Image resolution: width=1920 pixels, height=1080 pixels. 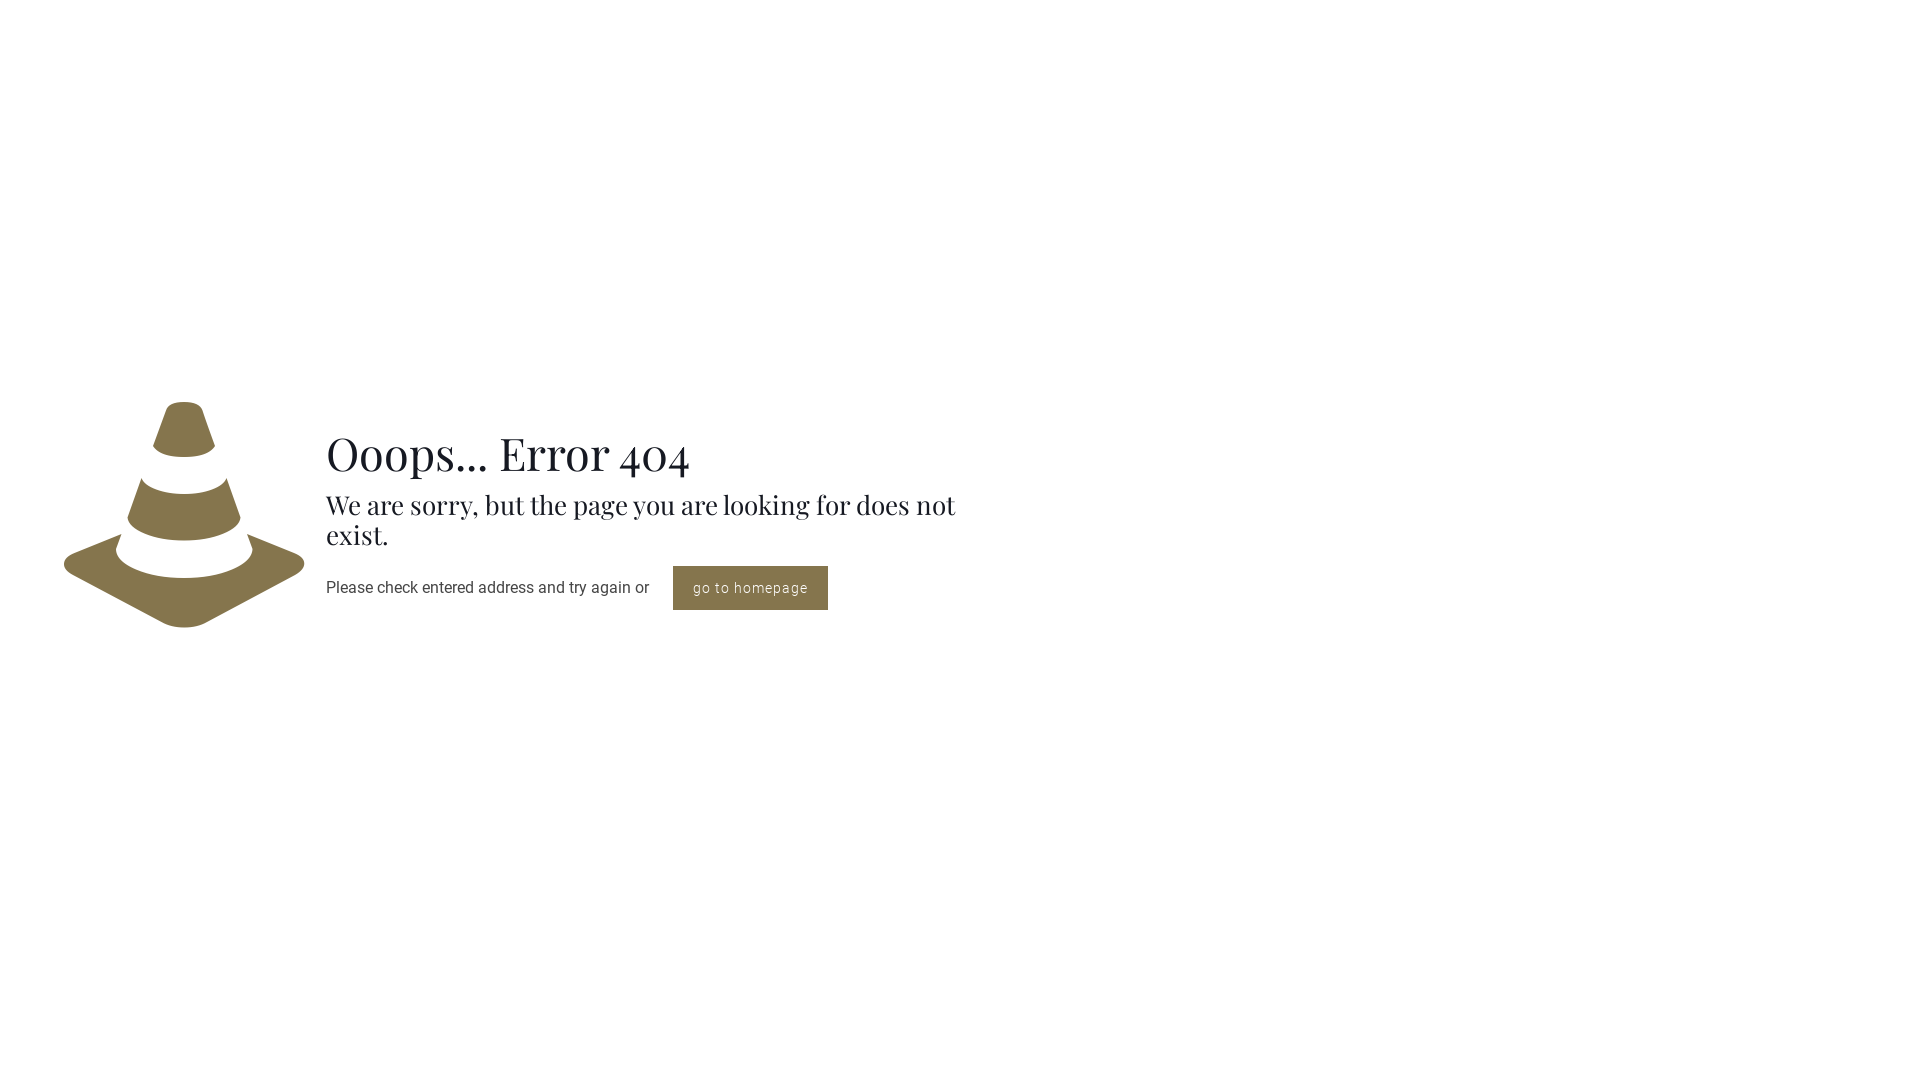 What do you see at coordinates (672, 586) in the screenshot?
I see `'go to homepage'` at bounding box center [672, 586].